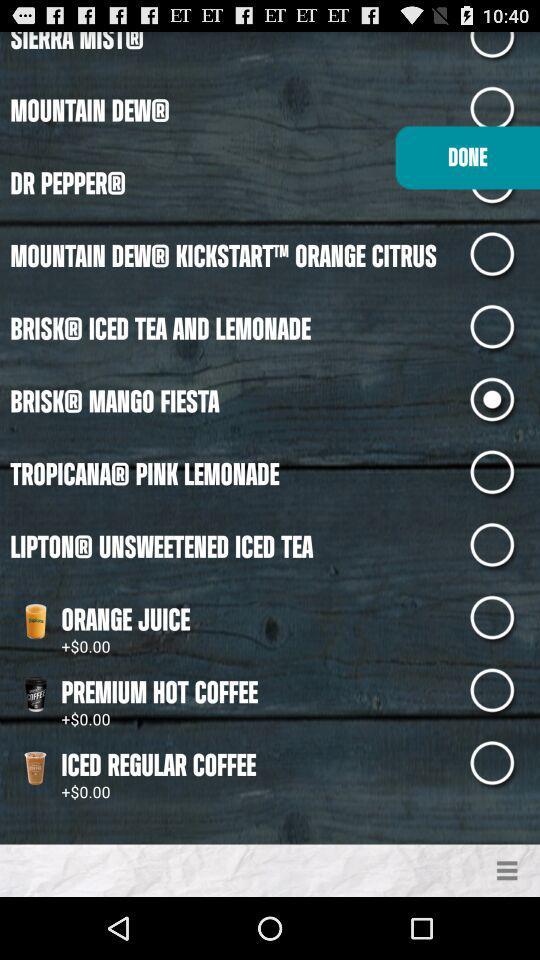  What do you see at coordinates (504, 255) in the screenshot?
I see `the circle icon below done` at bounding box center [504, 255].